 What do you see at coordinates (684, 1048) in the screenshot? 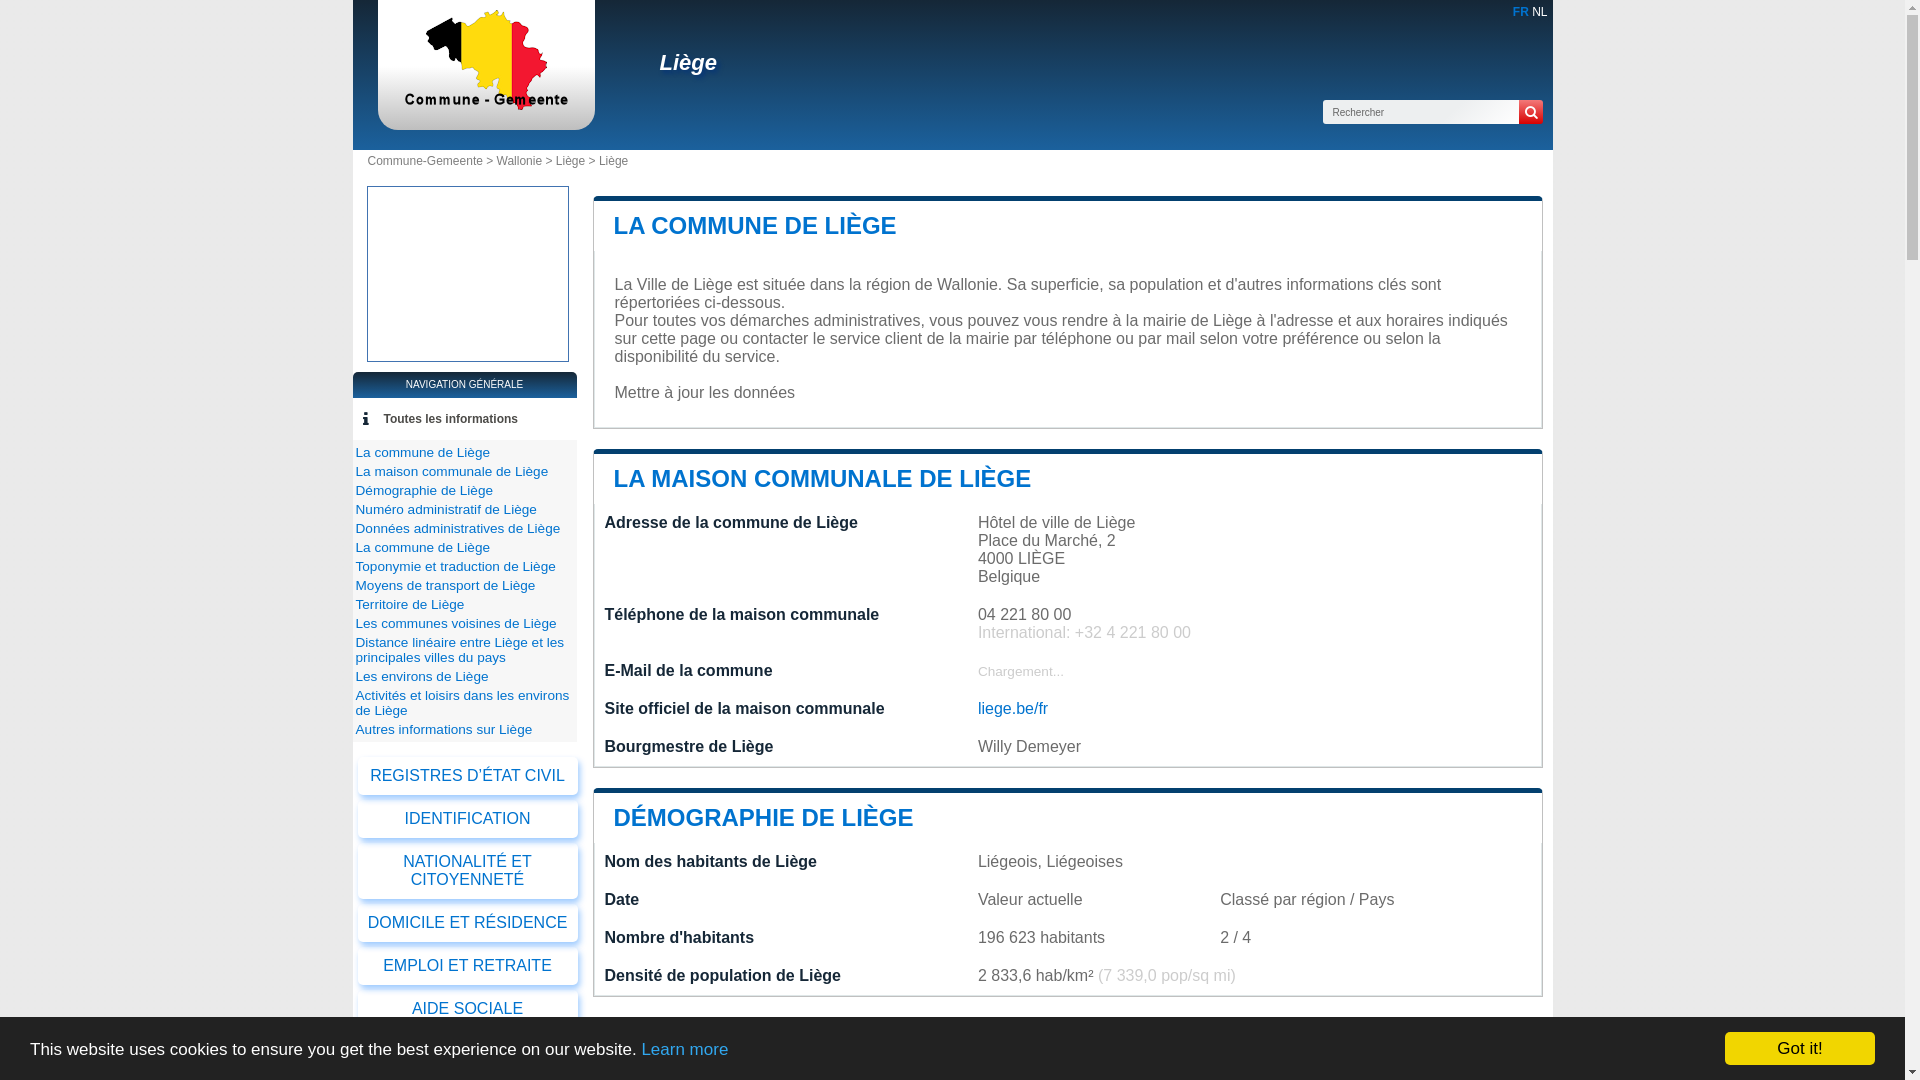
I see `'Learn more'` at bounding box center [684, 1048].